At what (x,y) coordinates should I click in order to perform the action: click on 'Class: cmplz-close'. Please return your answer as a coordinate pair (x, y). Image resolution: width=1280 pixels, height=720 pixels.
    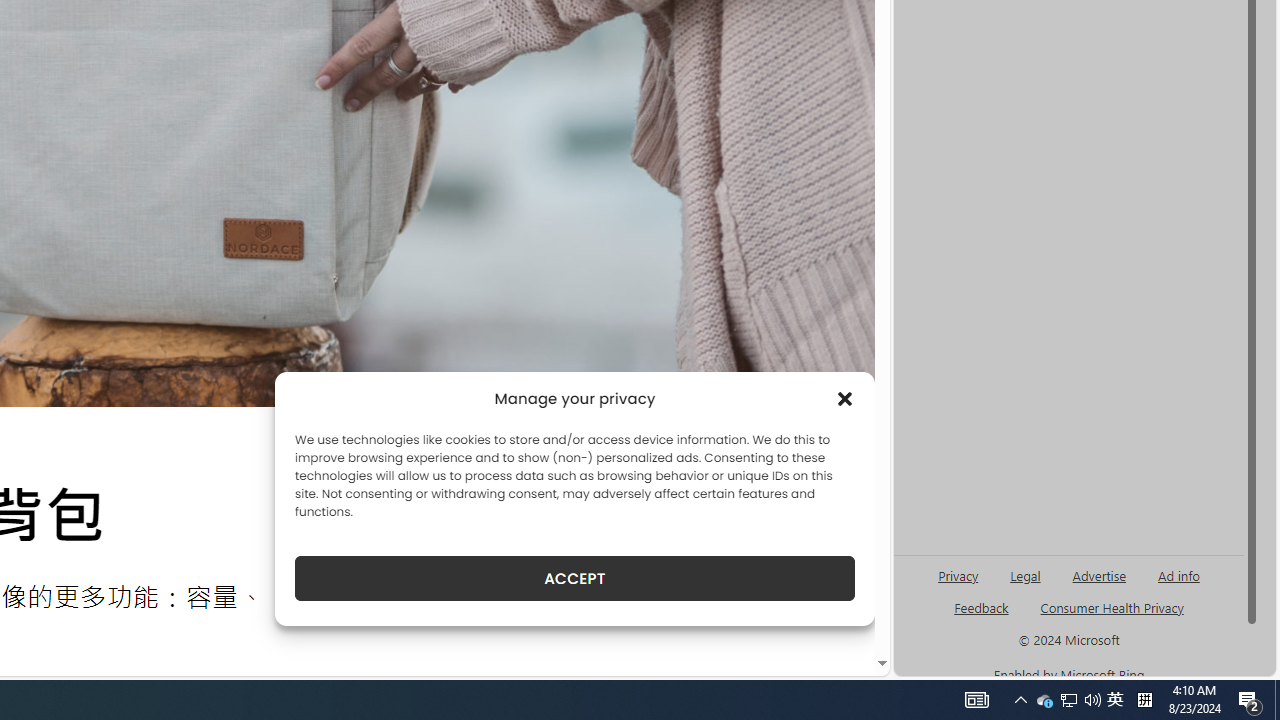
    Looking at the image, I should click on (844, 398).